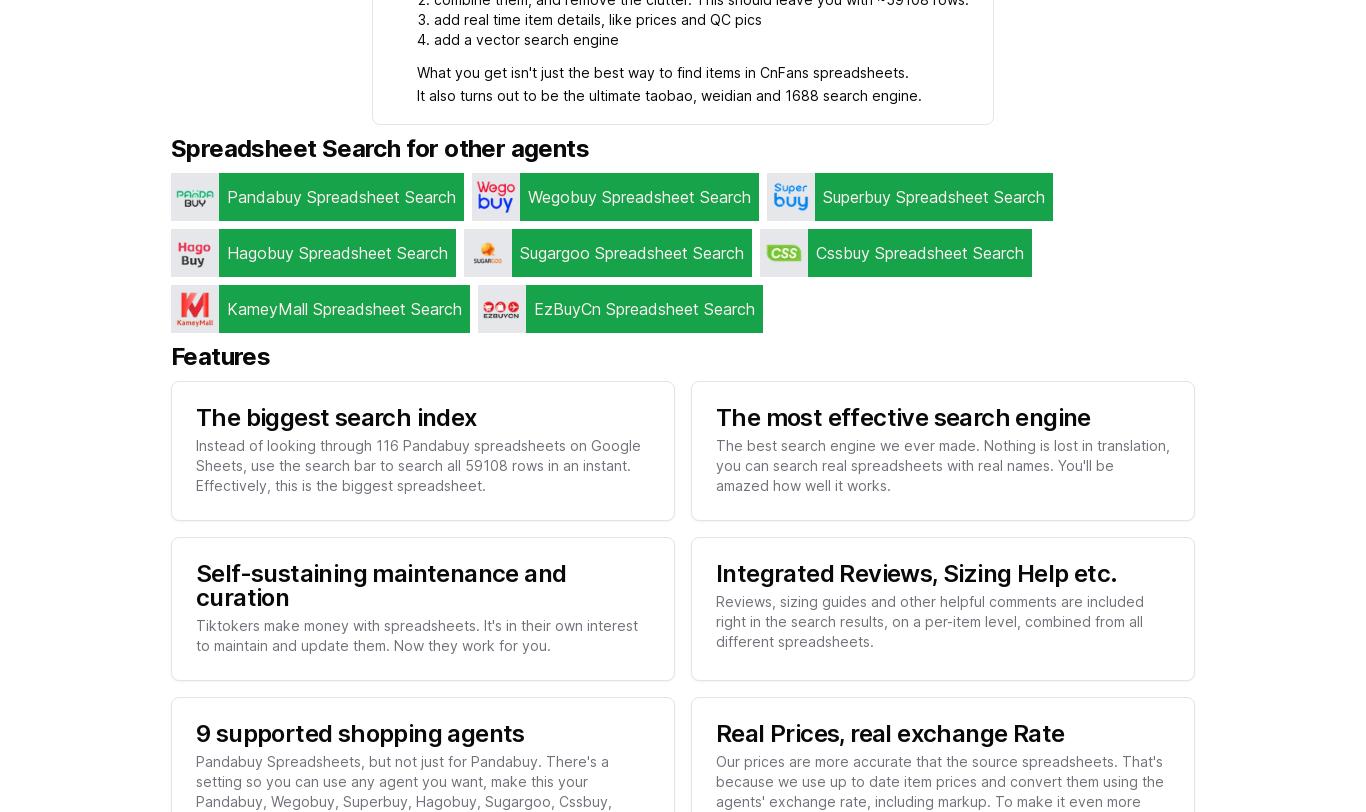 This screenshot has height=812, width=1366. Describe the element at coordinates (856, 72) in the screenshot. I see `'spreadsheets.'` at that location.